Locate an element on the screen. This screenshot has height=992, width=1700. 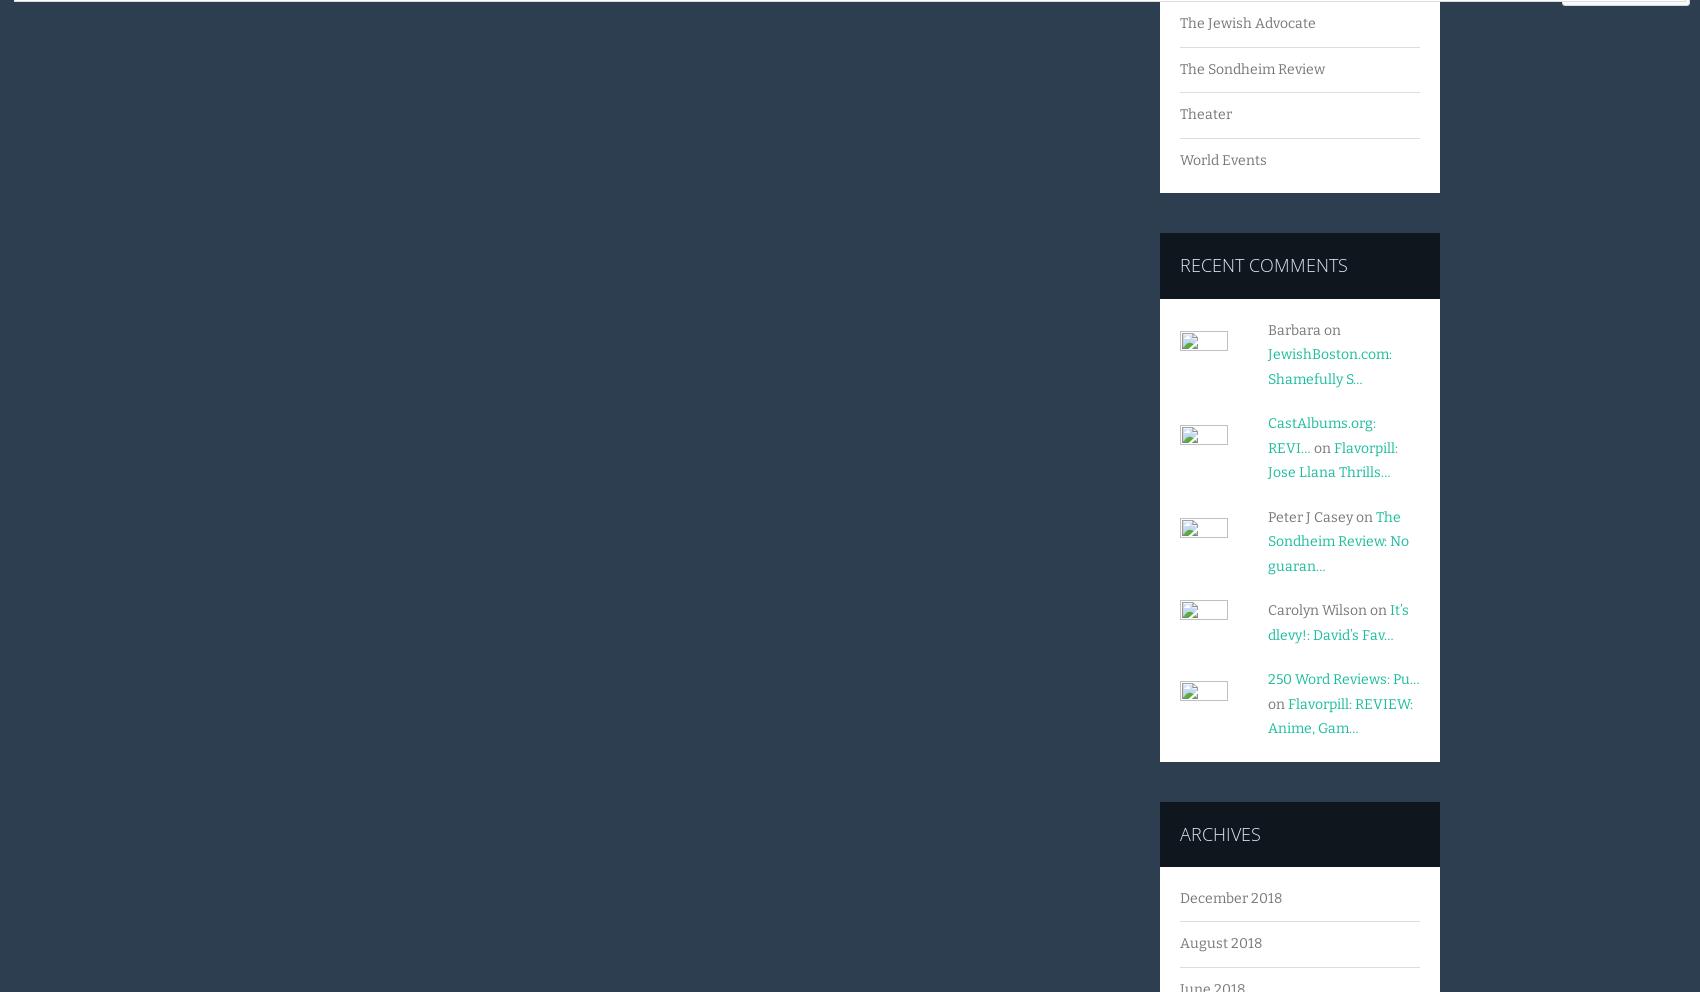
'JewishBoston.com: Shamefully S…' is located at coordinates (1267, 365).